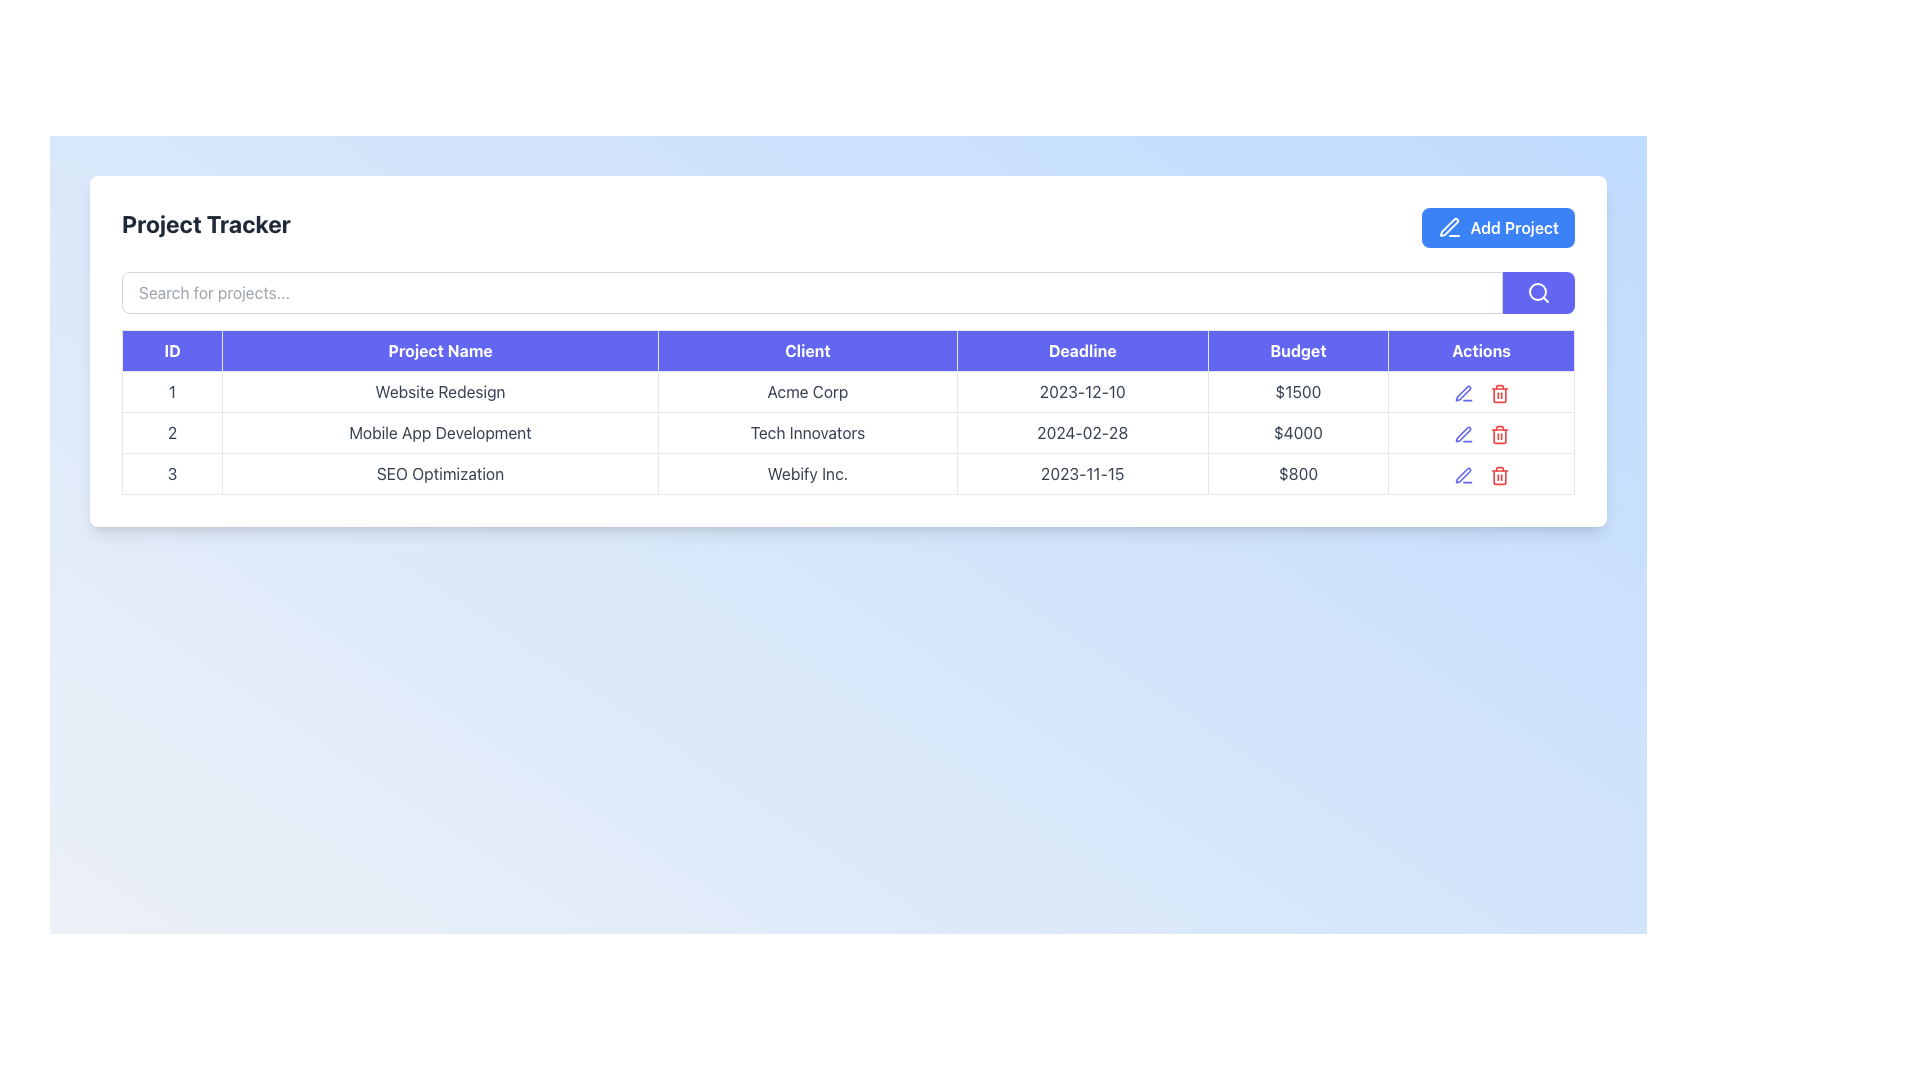  What do you see at coordinates (1081, 474) in the screenshot?
I see `the table cell displaying the deadline date for the project in the fourth column of the last row` at bounding box center [1081, 474].